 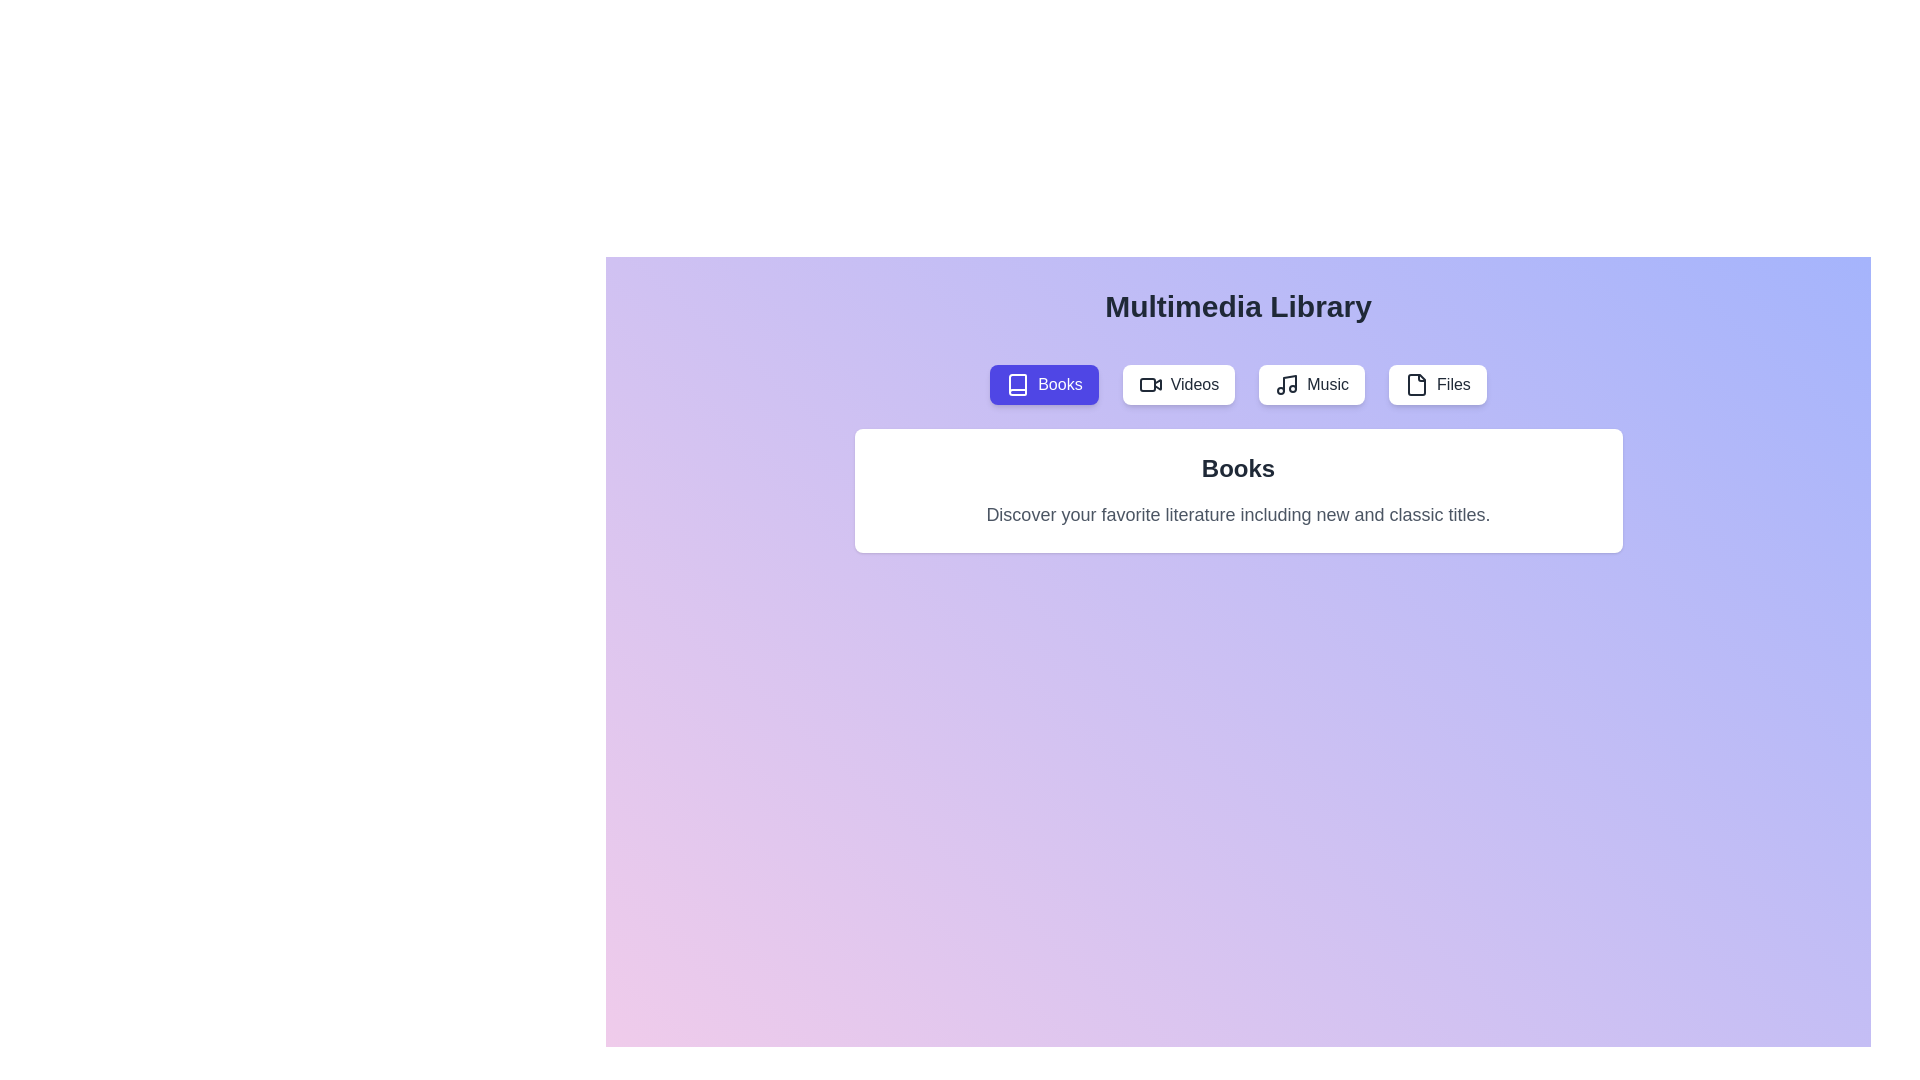 What do you see at coordinates (1043, 385) in the screenshot?
I see `the Books tab by clicking on its button` at bounding box center [1043, 385].